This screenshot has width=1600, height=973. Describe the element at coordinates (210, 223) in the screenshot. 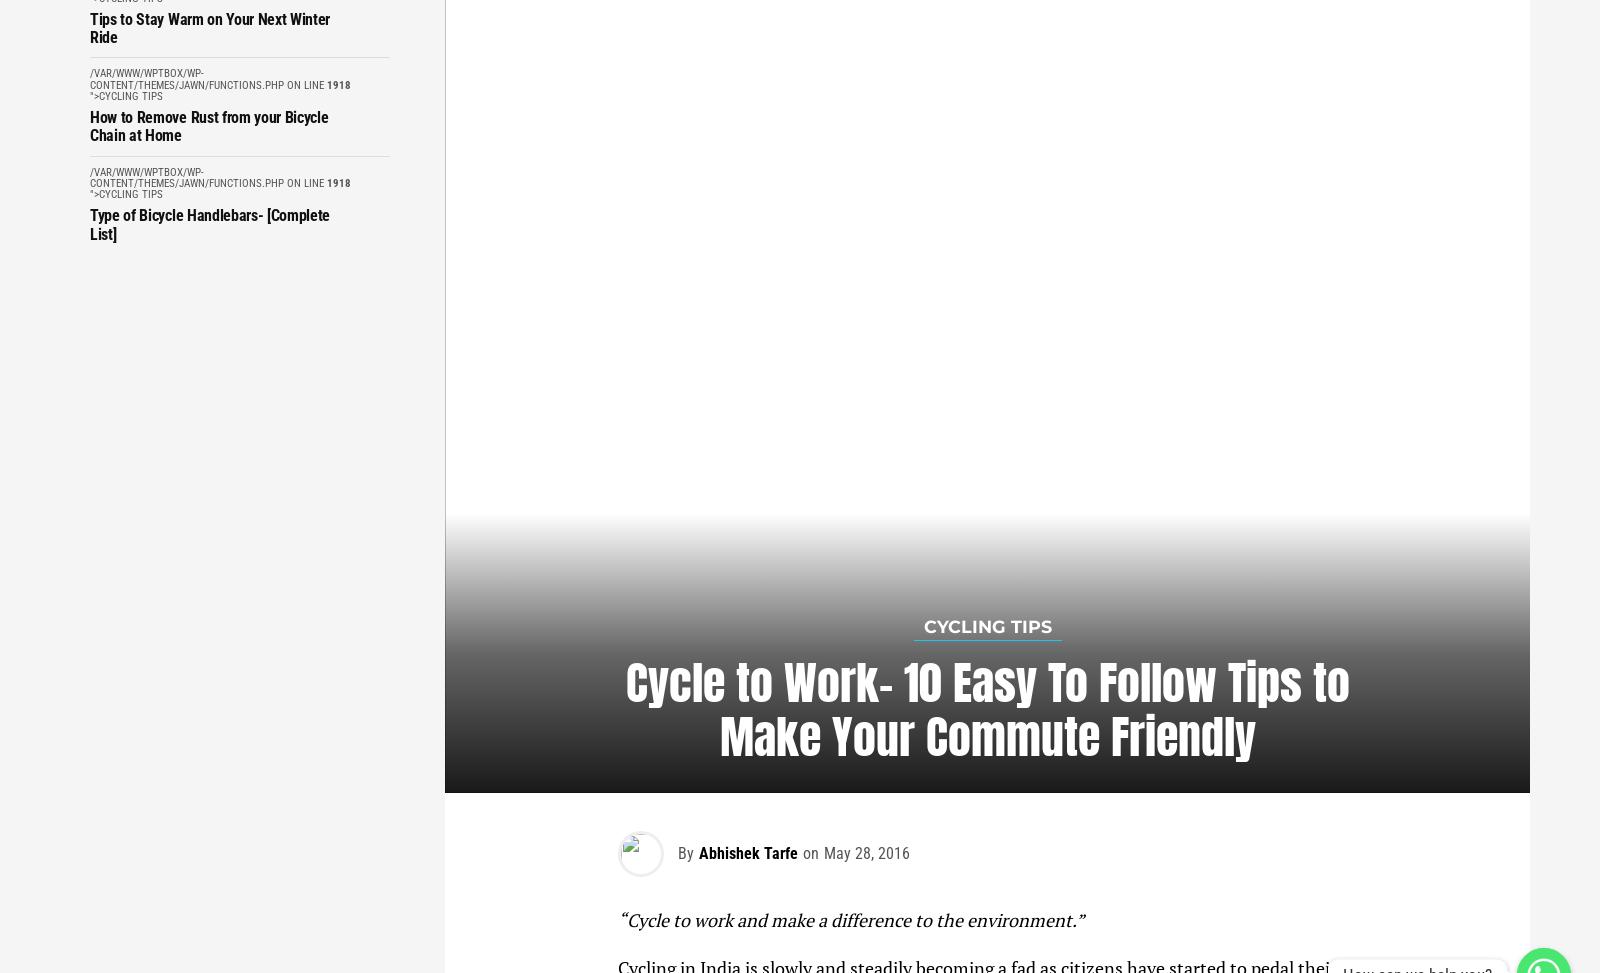

I see `'Type of Bicycle Handlebars- [Complete List]'` at that location.